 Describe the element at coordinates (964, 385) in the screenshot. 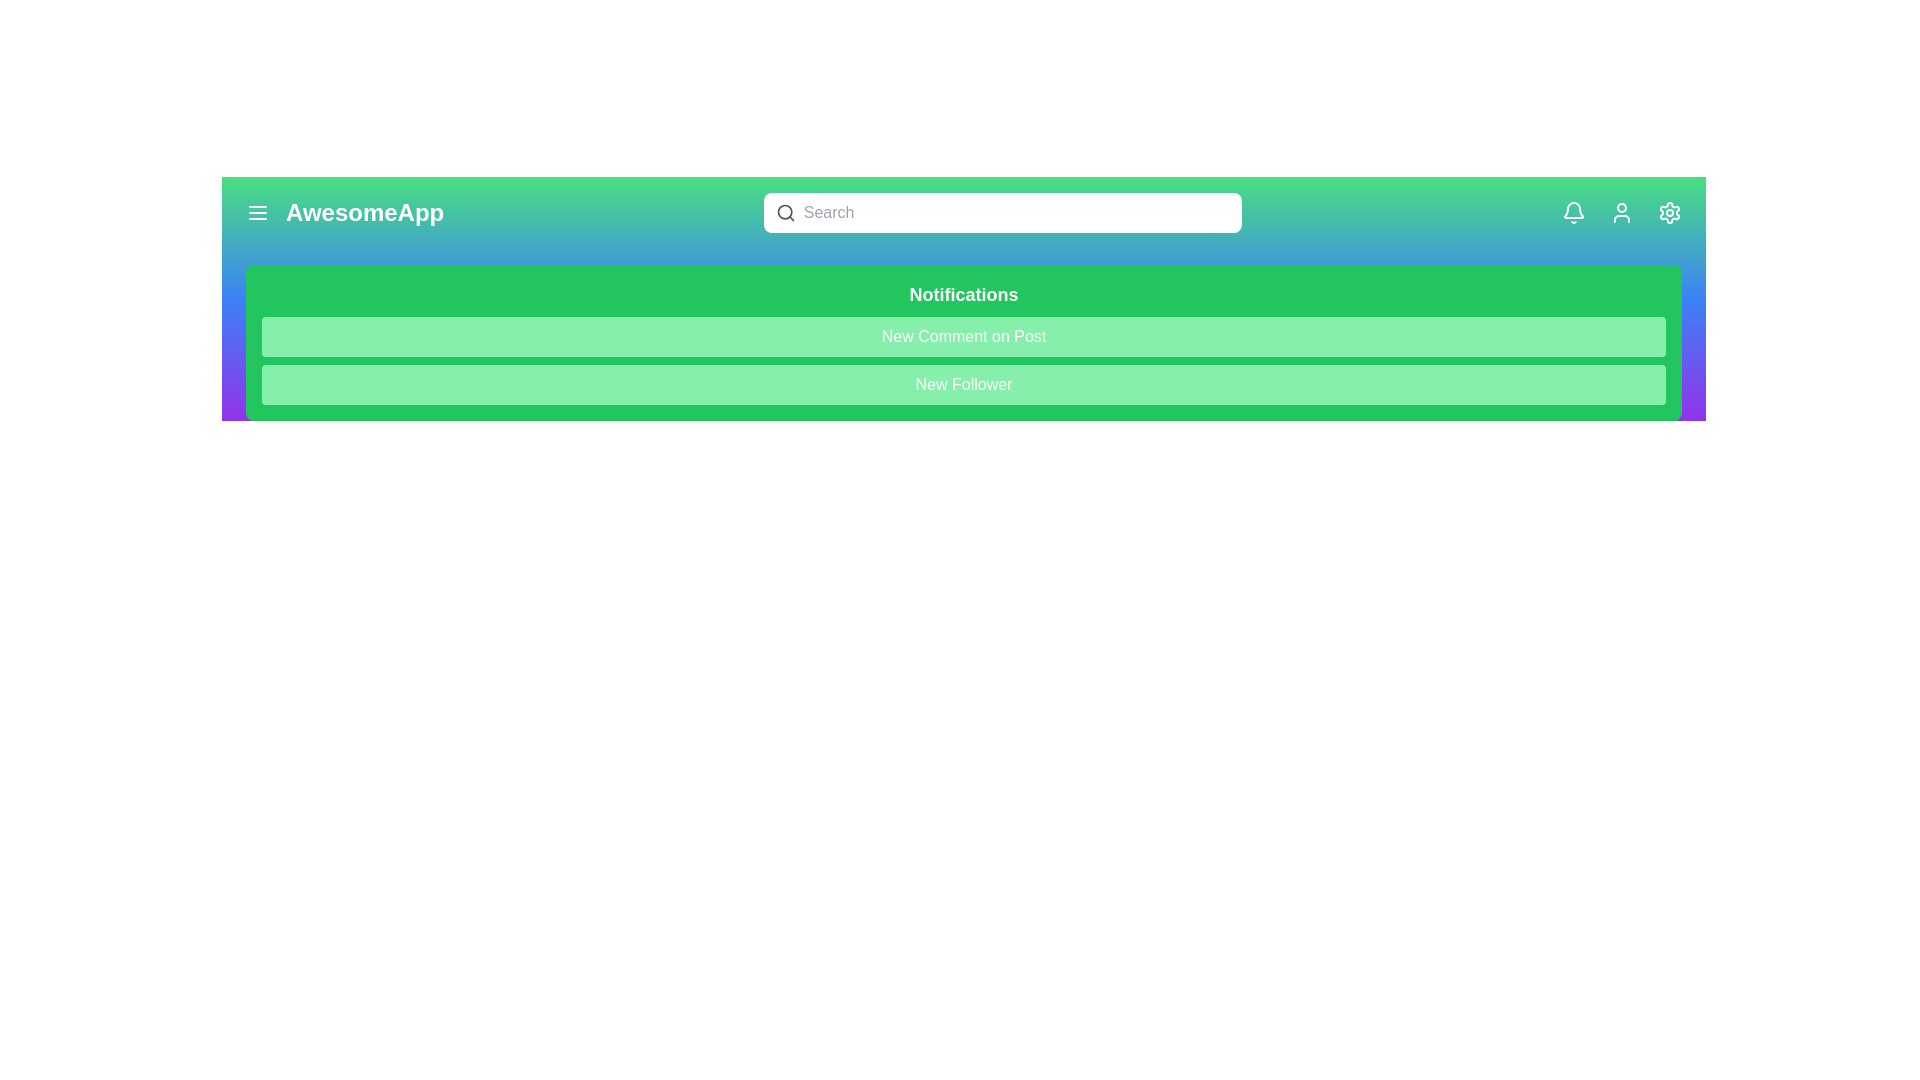

I see `the Text Display Element that shows notifications for new followers, located beneath the 'New Comment on Post' element in the notifications section` at that location.